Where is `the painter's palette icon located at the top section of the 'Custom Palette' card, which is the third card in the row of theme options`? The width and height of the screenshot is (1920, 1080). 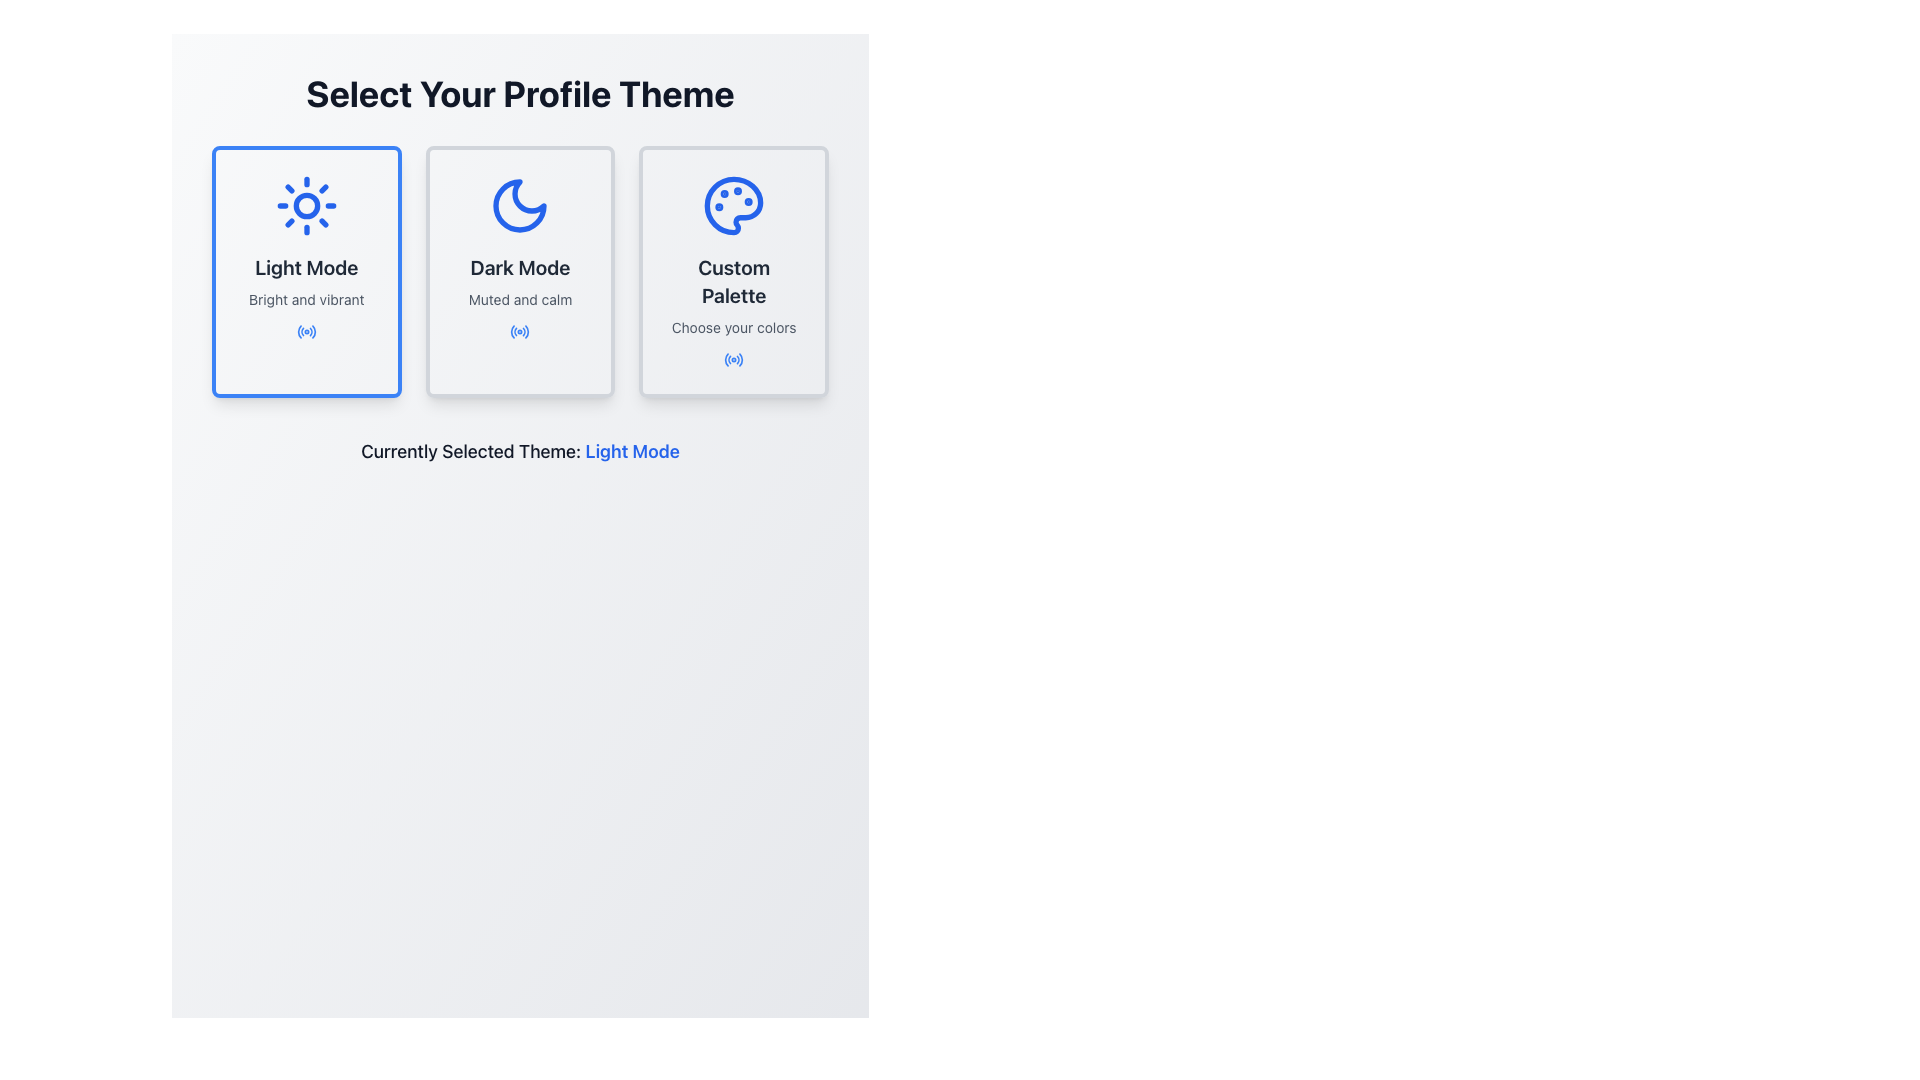
the painter's palette icon located at the top section of the 'Custom Palette' card, which is the third card in the row of theme options is located at coordinates (733, 205).